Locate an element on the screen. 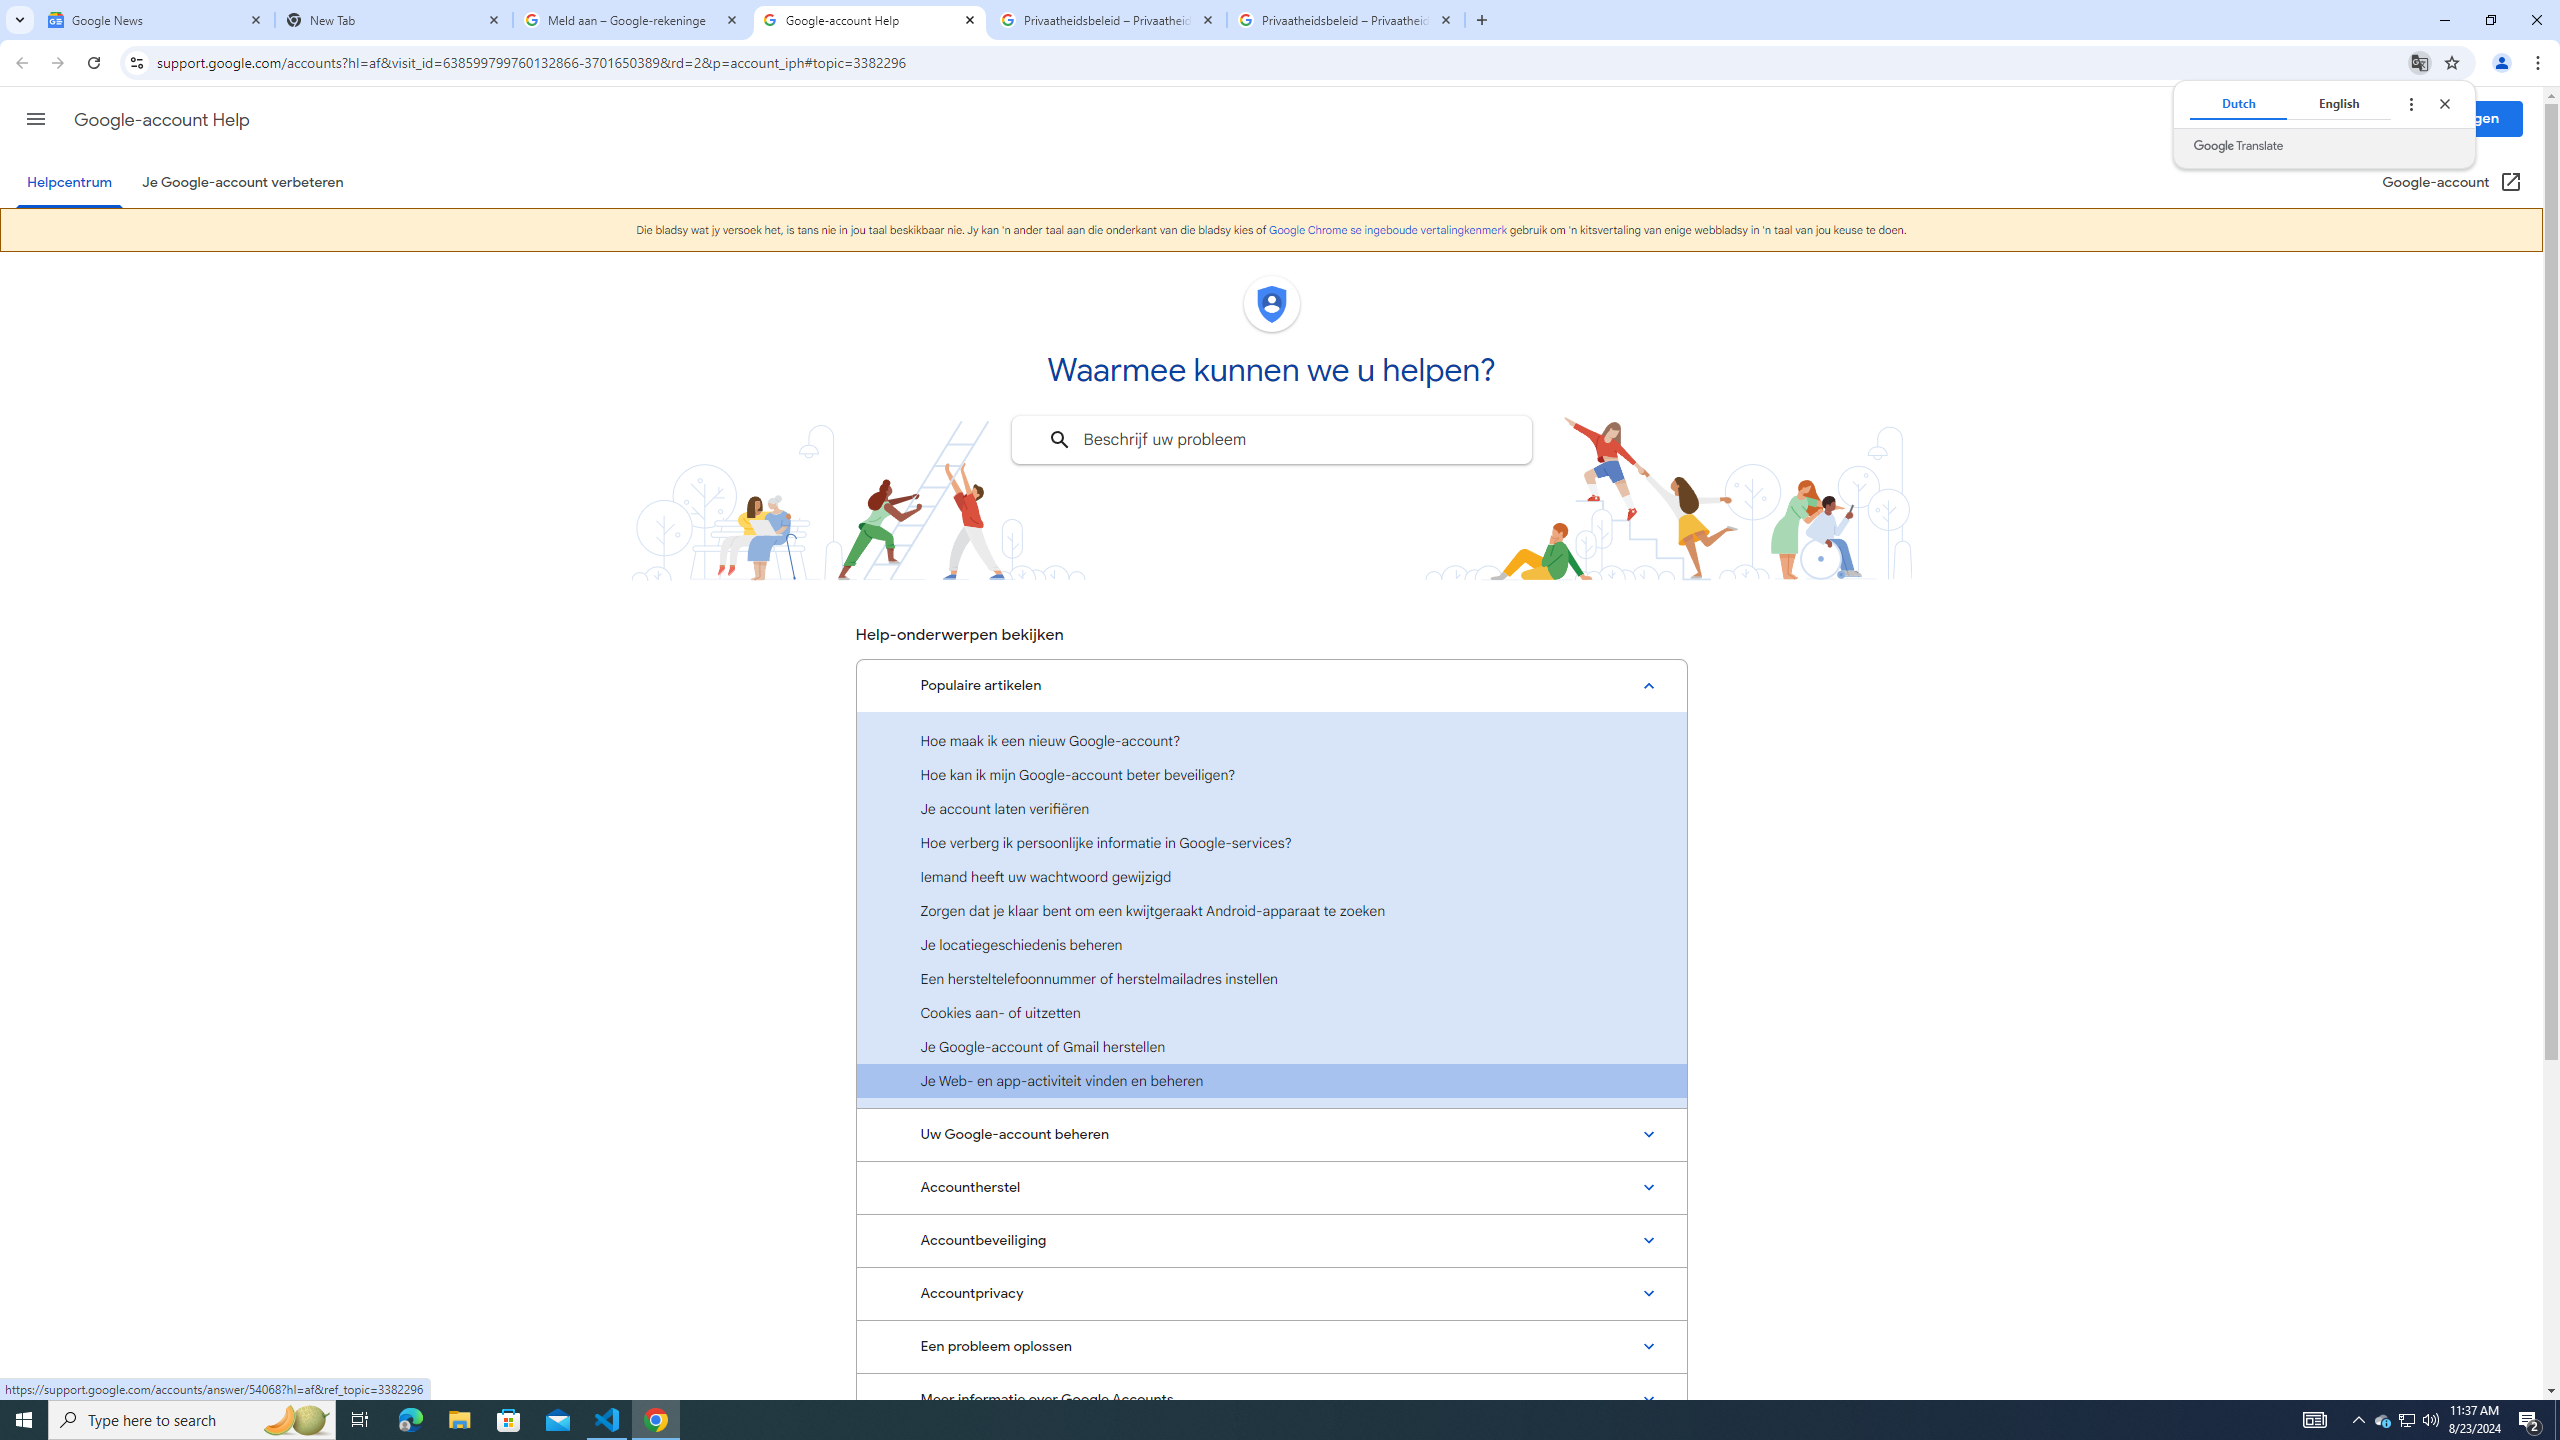  'Translate this page' is located at coordinates (2420, 61).